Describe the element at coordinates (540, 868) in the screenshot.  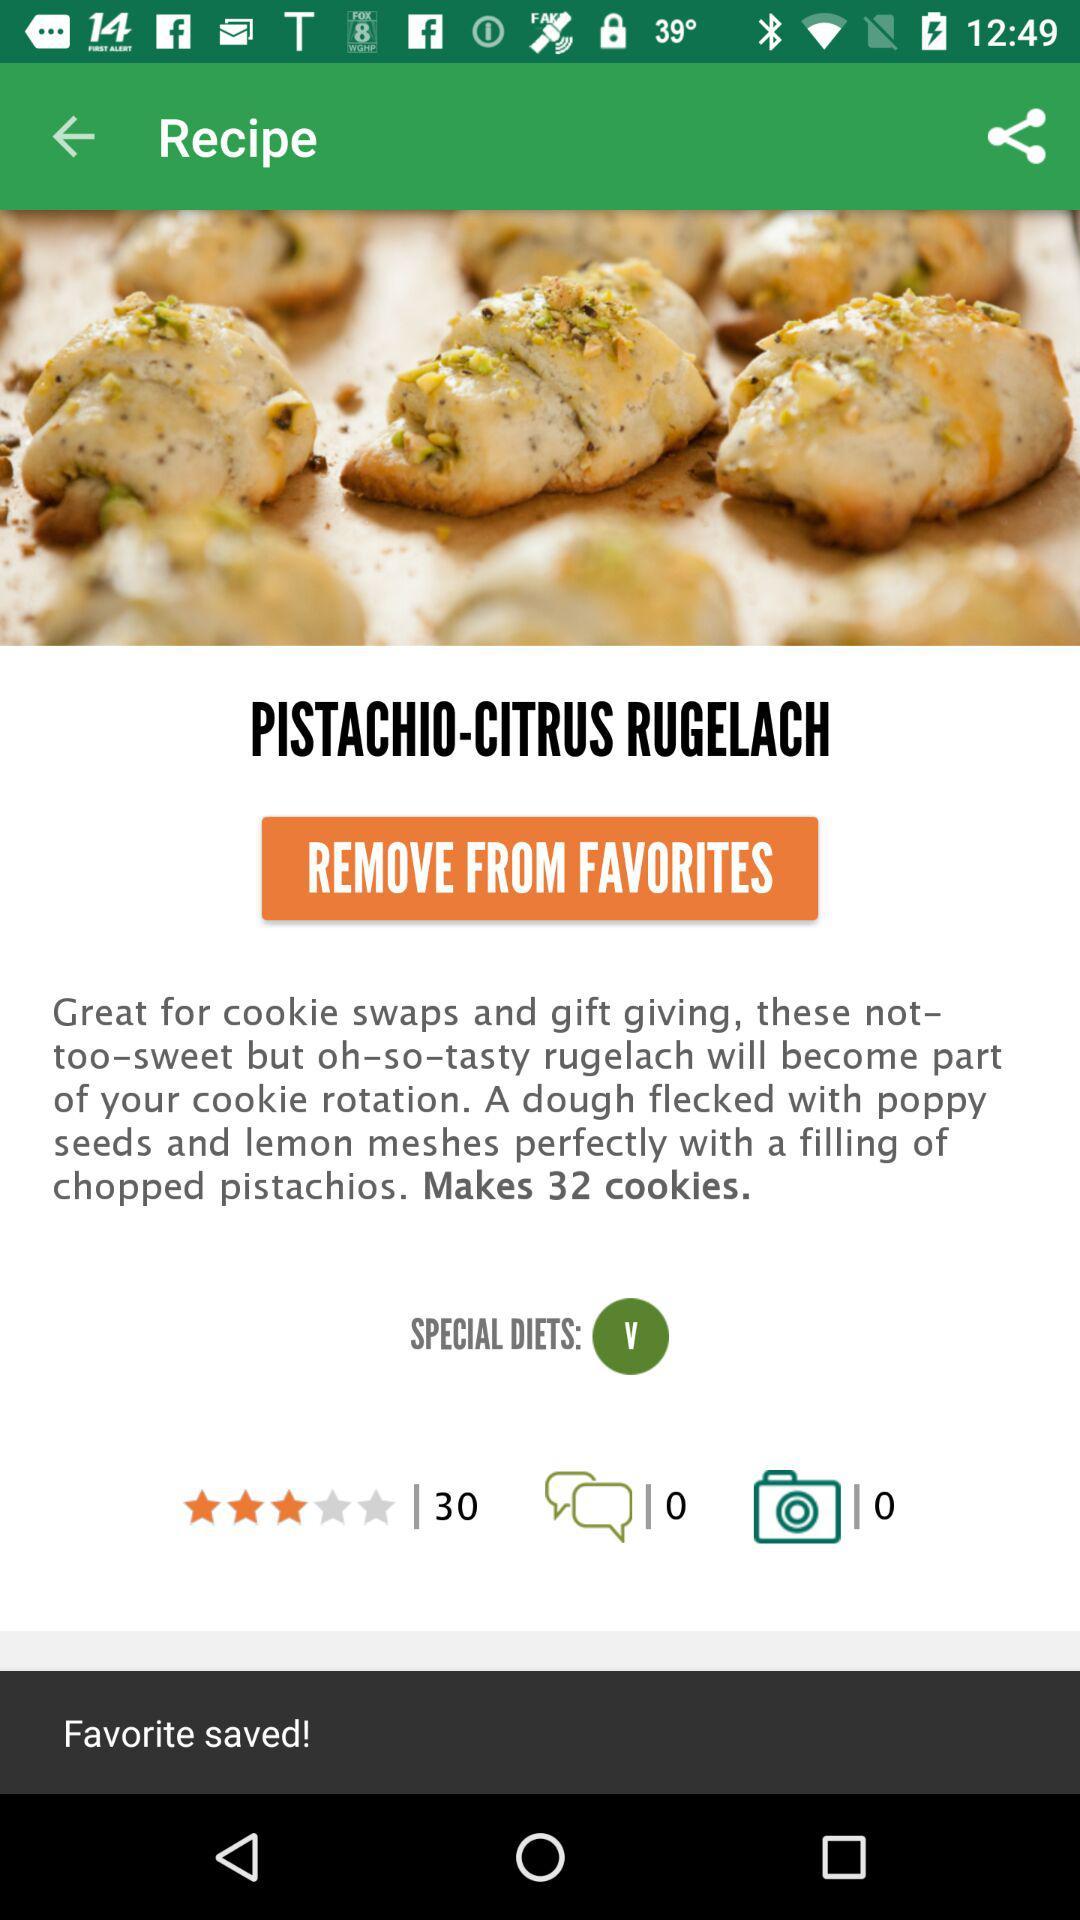
I see `item above great for cookie` at that location.